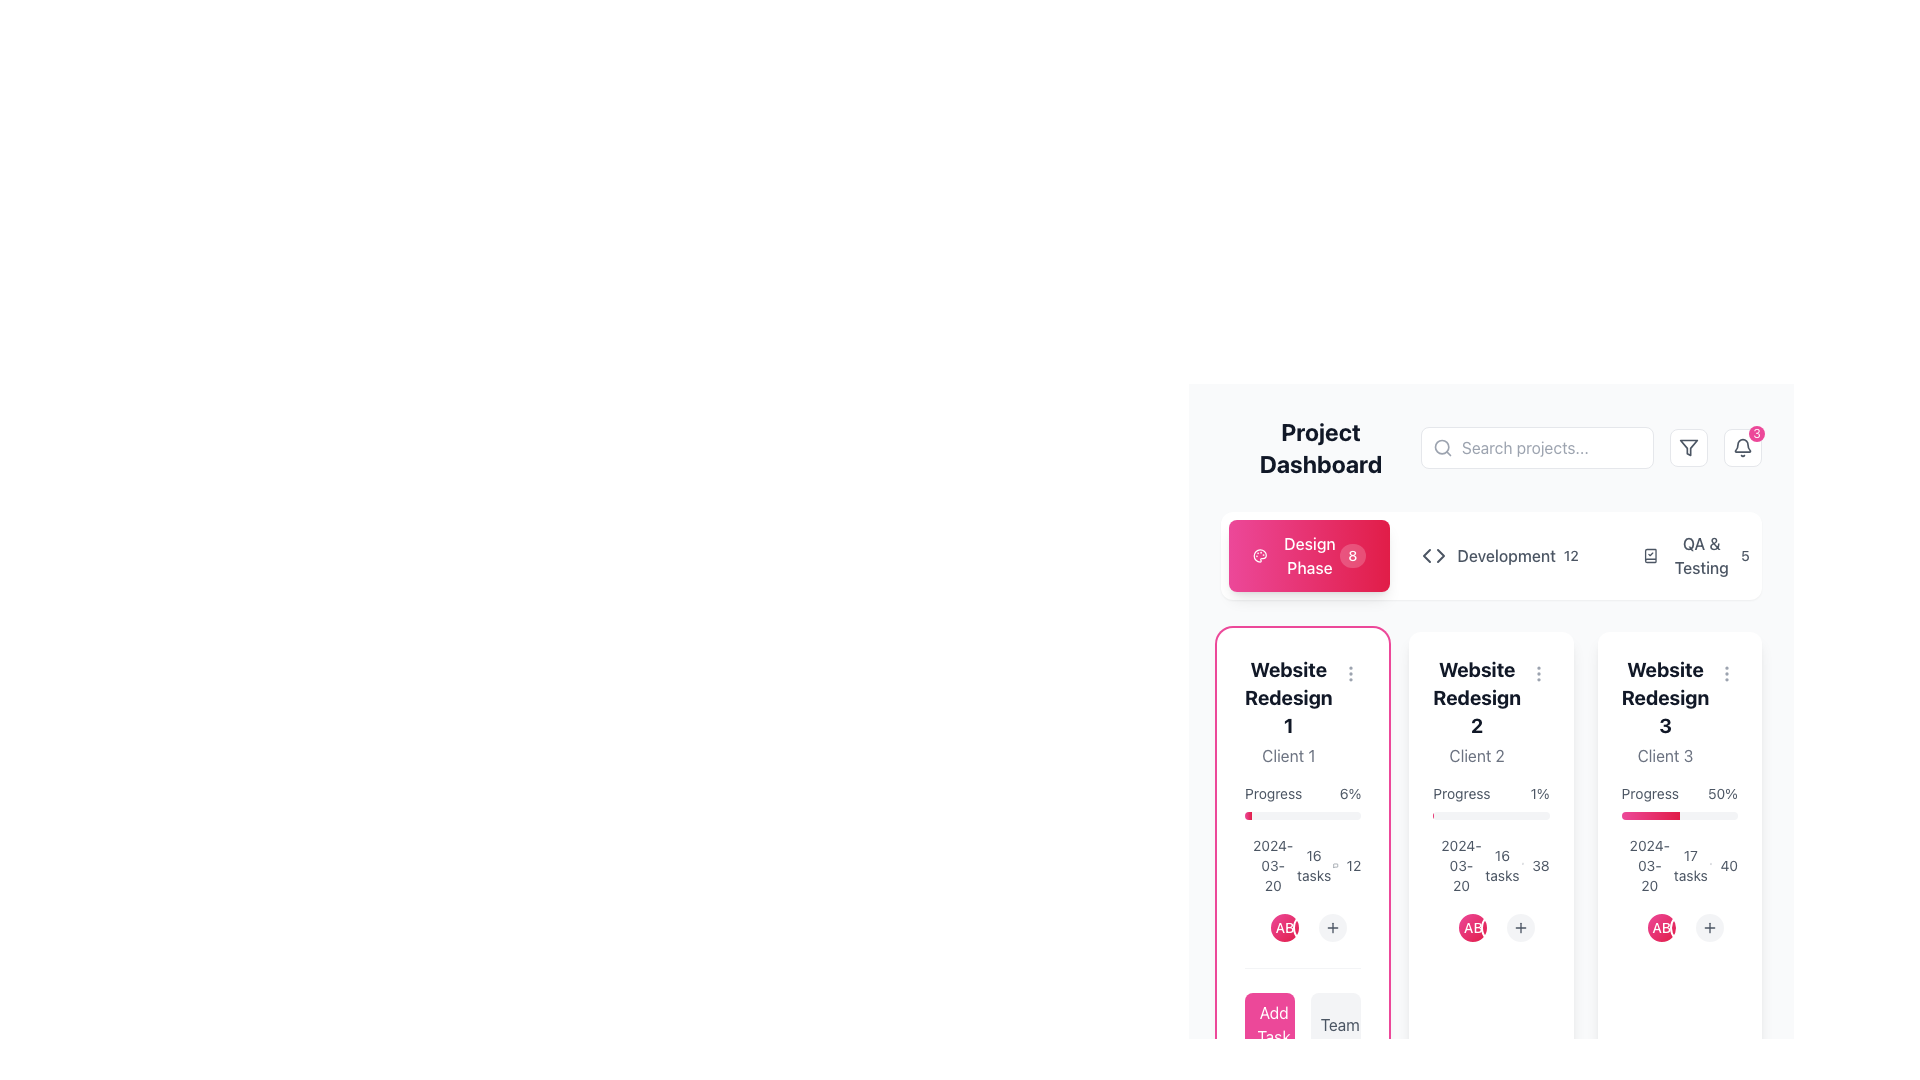 This screenshot has width=1920, height=1080. Describe the element at coordinates (1520, 928) in the screenshot. I see `the button that allows users to add an item related to the 'Website Redesign 2' project, positioned centrally below the client initials circle` at that location.